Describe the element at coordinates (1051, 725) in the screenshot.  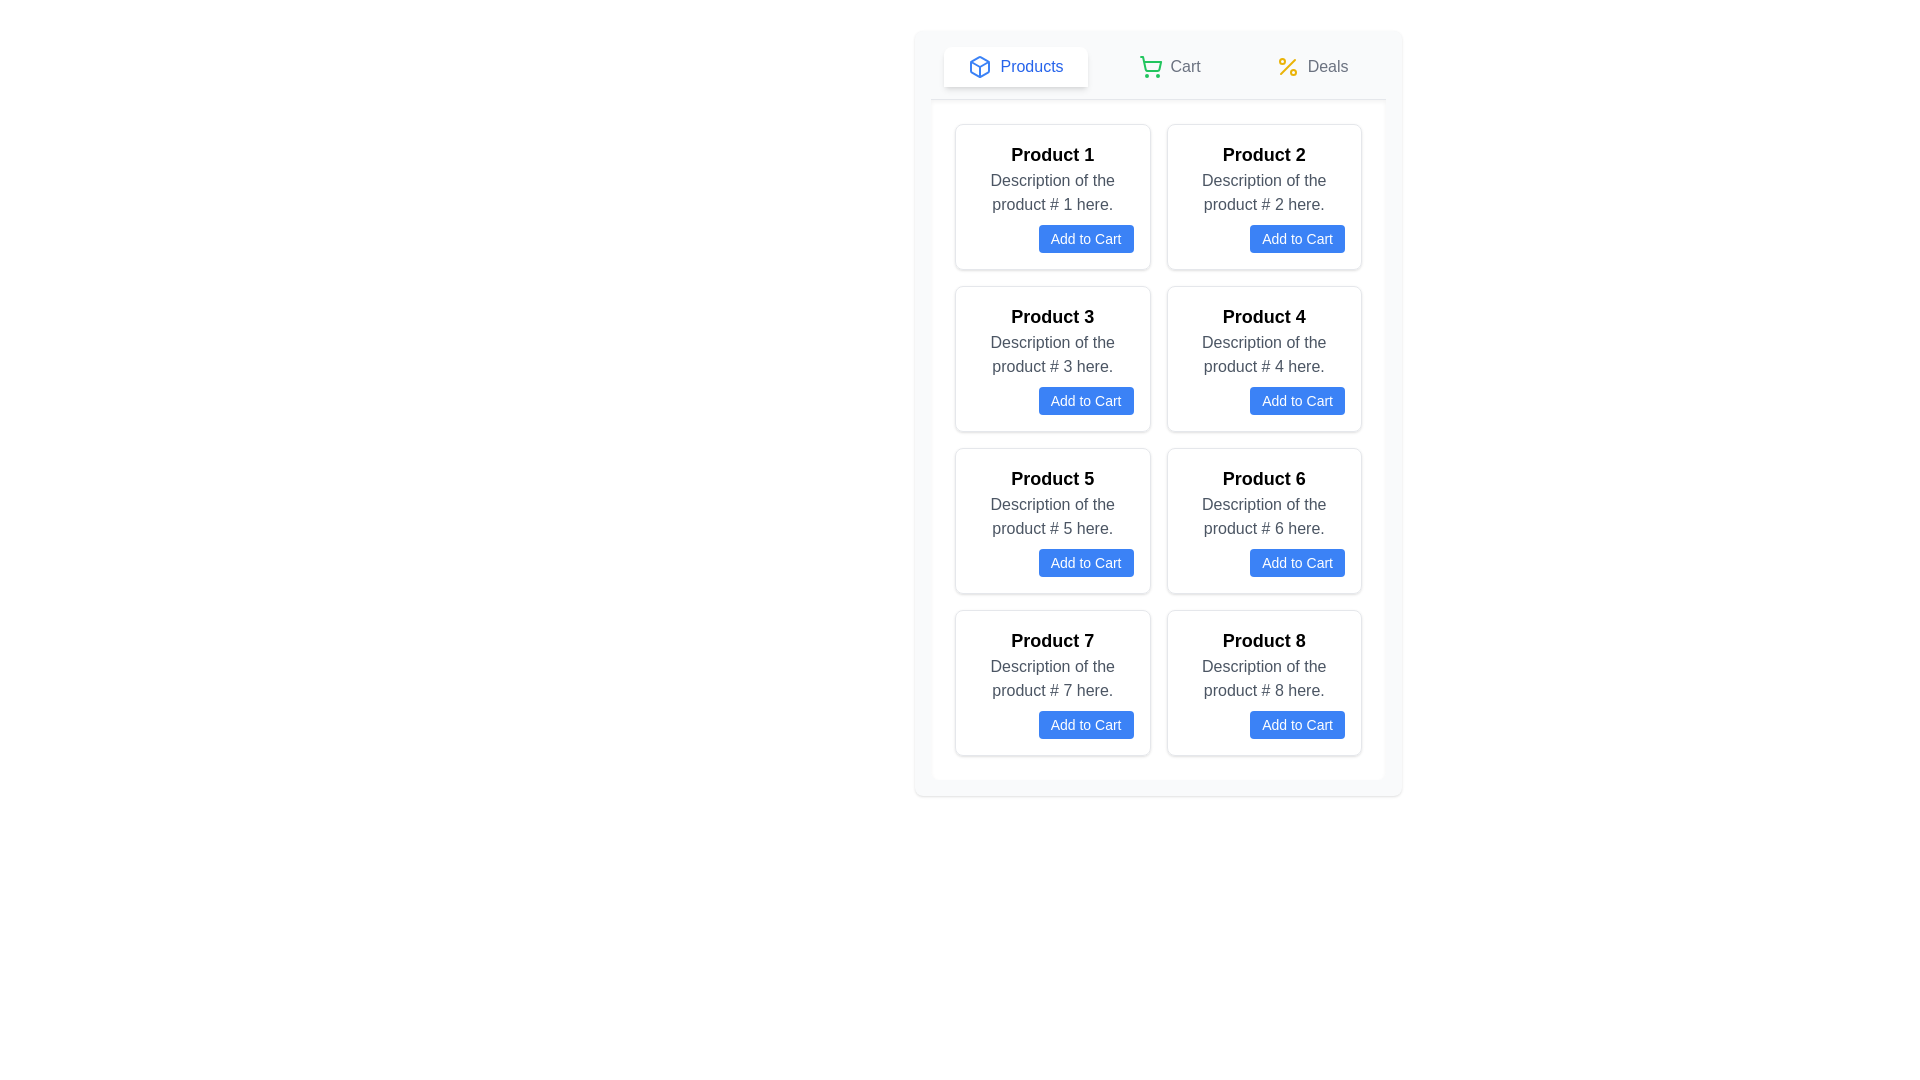
I see `the 'Add to Cart' button for Product 7 located in the bottom-right corner of its cell` at that location.